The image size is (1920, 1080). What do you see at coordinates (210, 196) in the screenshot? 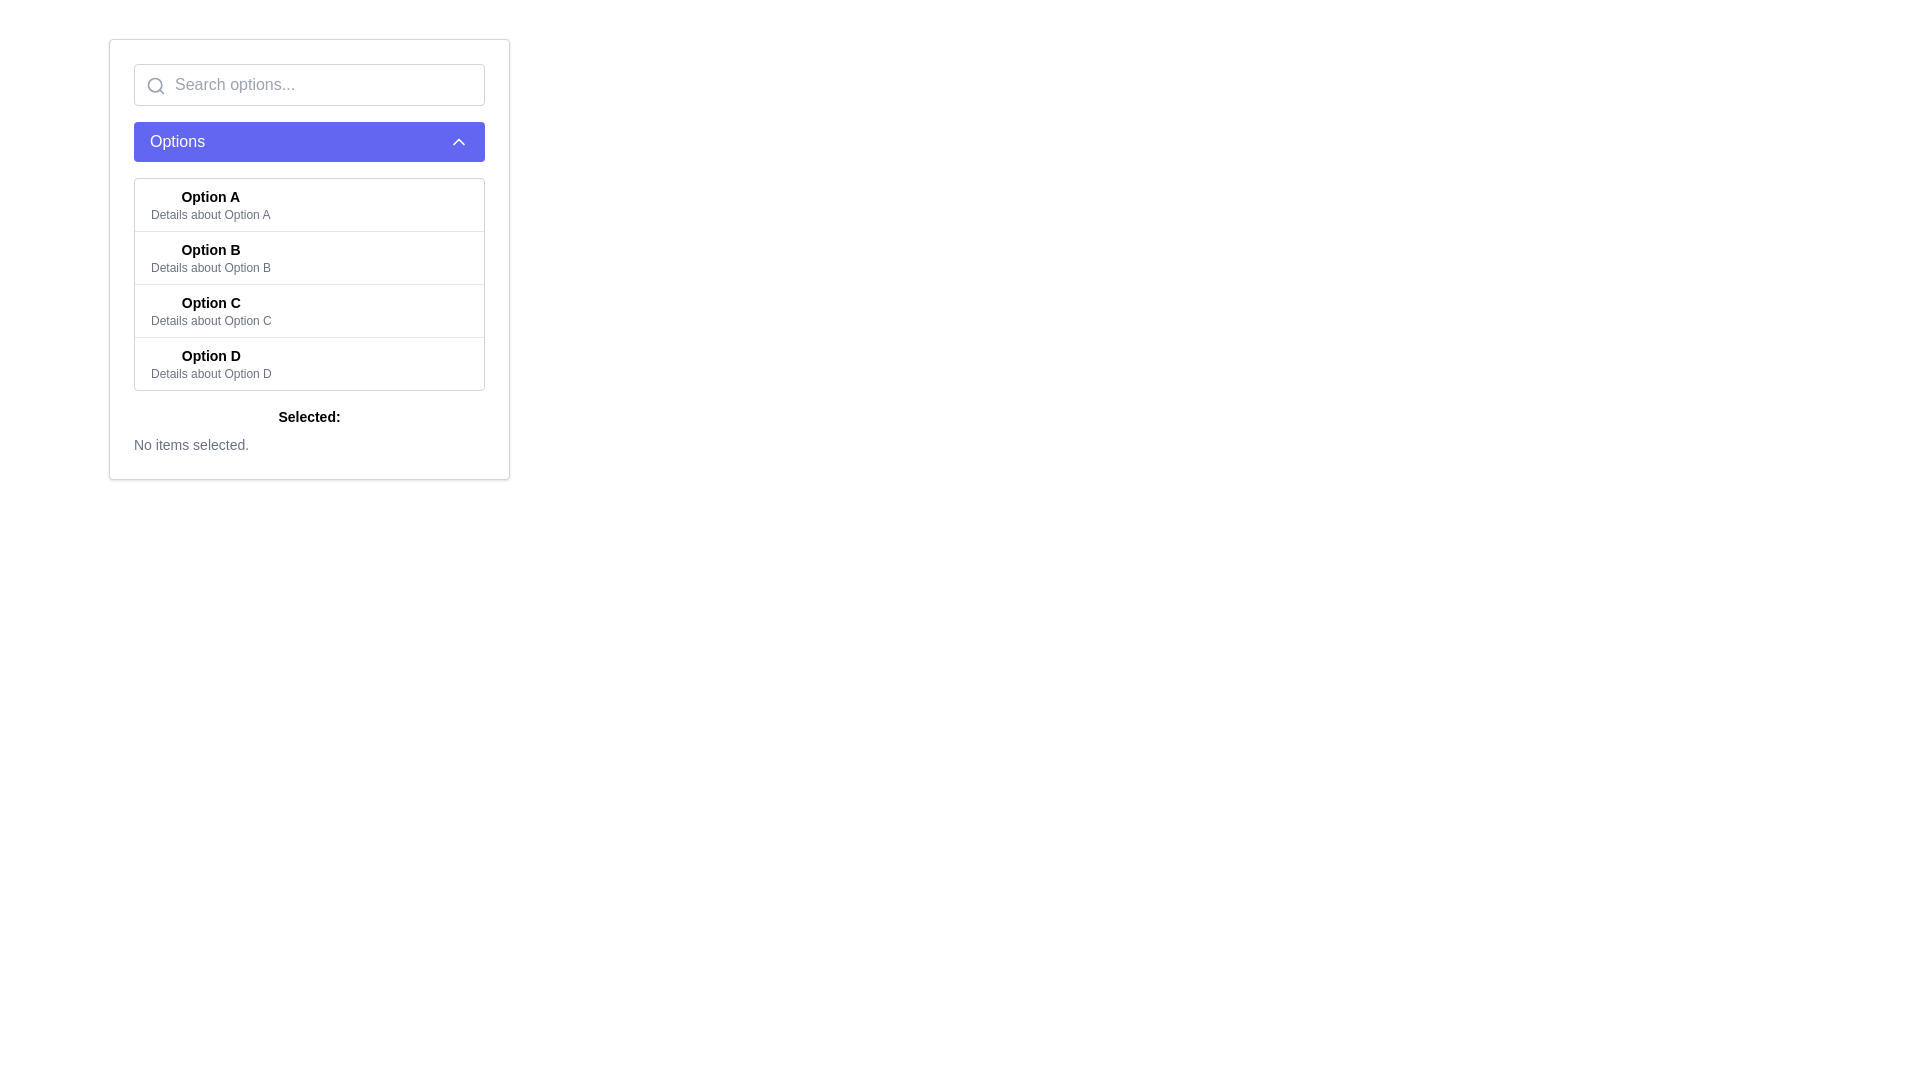
I see `the text label representing the first selectable option in the list, located at the upper text in the first row` at bounding box center [210, 196].